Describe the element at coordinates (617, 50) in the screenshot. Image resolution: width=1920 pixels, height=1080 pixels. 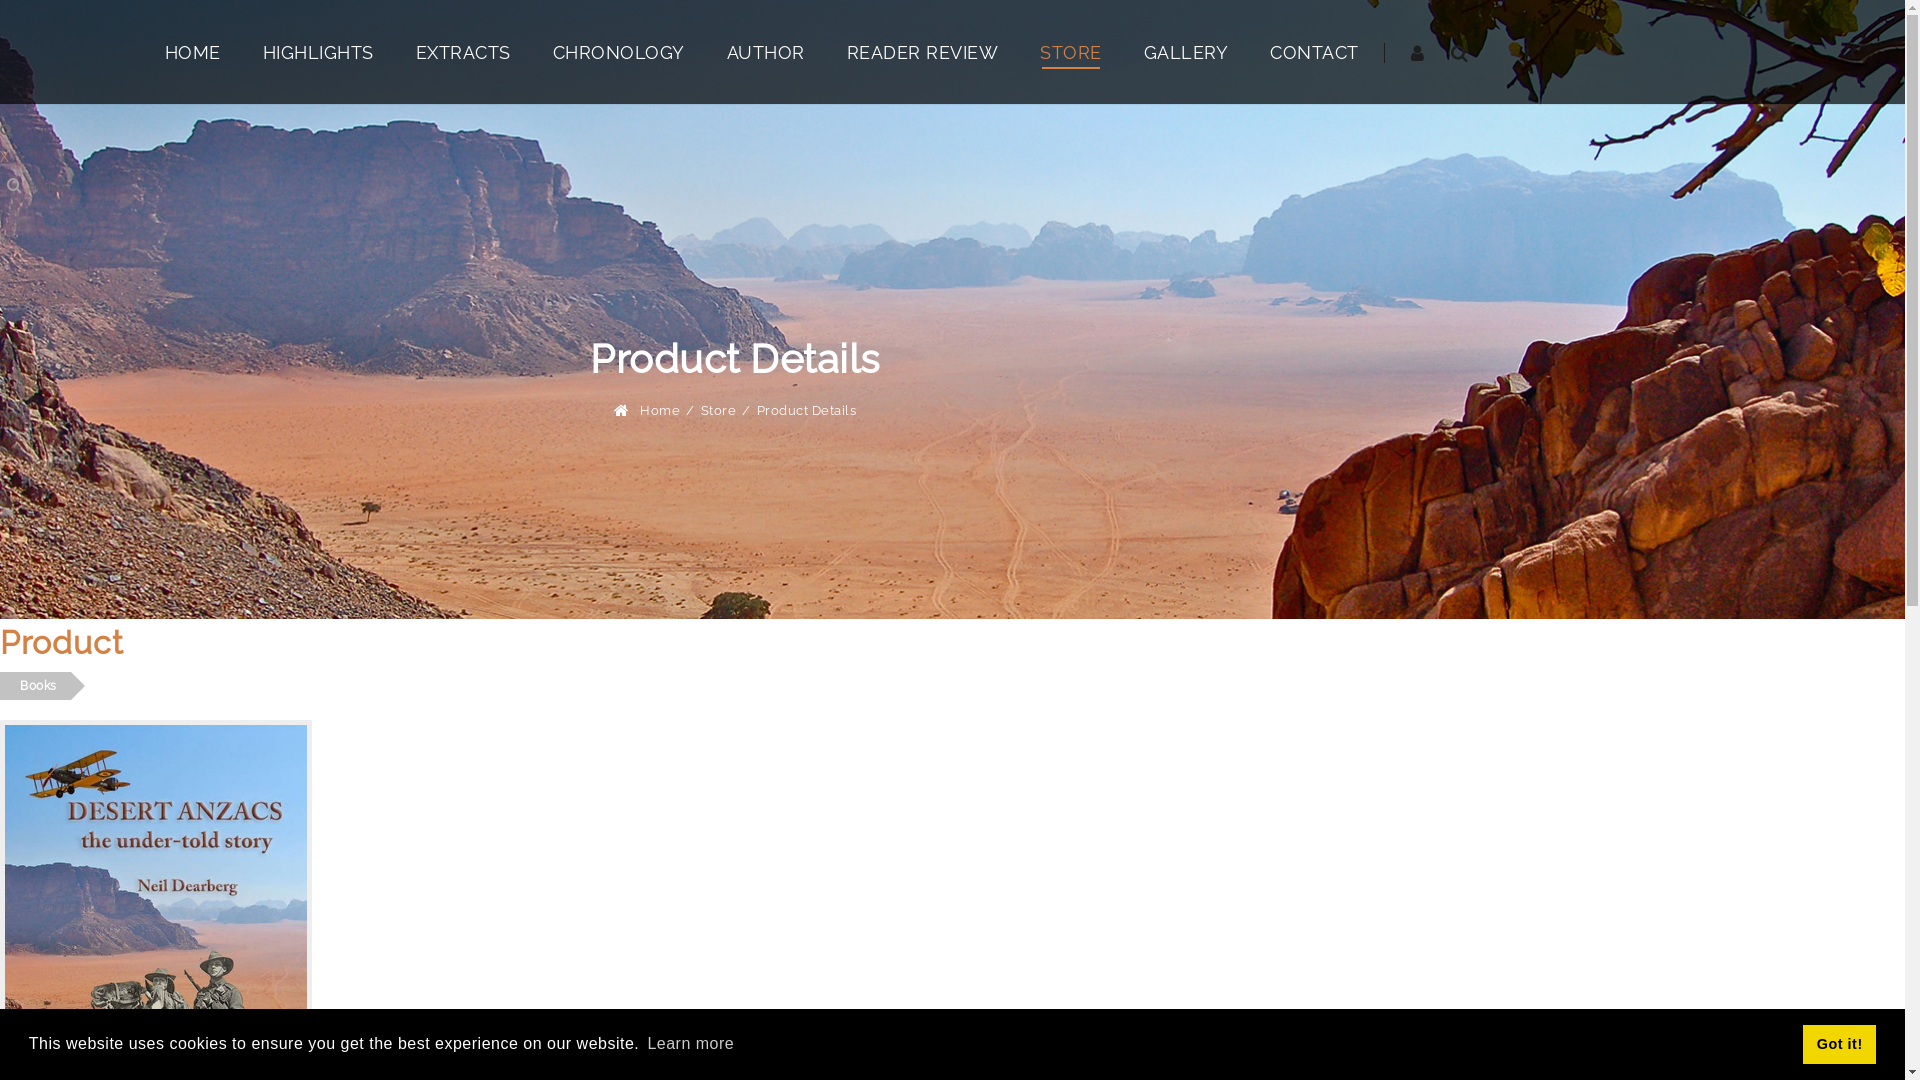
I see `'CHRONOLOGY'` at that location.